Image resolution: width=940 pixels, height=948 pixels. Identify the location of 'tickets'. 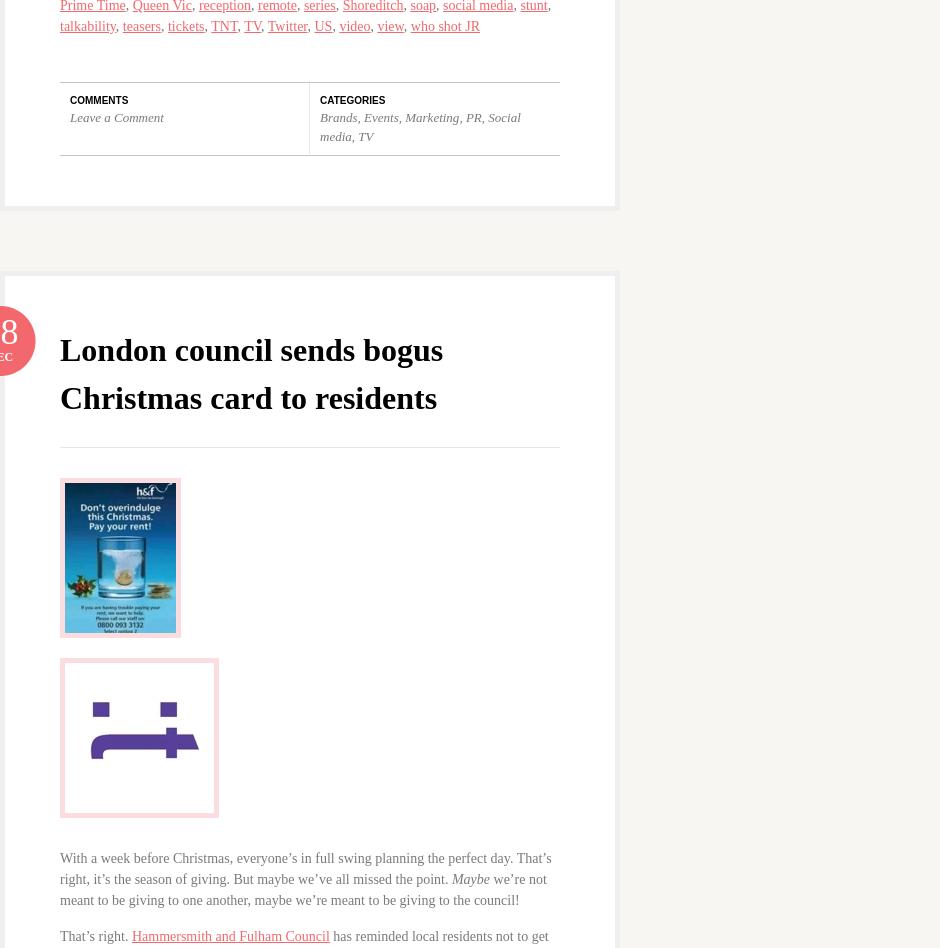
(185, 25).